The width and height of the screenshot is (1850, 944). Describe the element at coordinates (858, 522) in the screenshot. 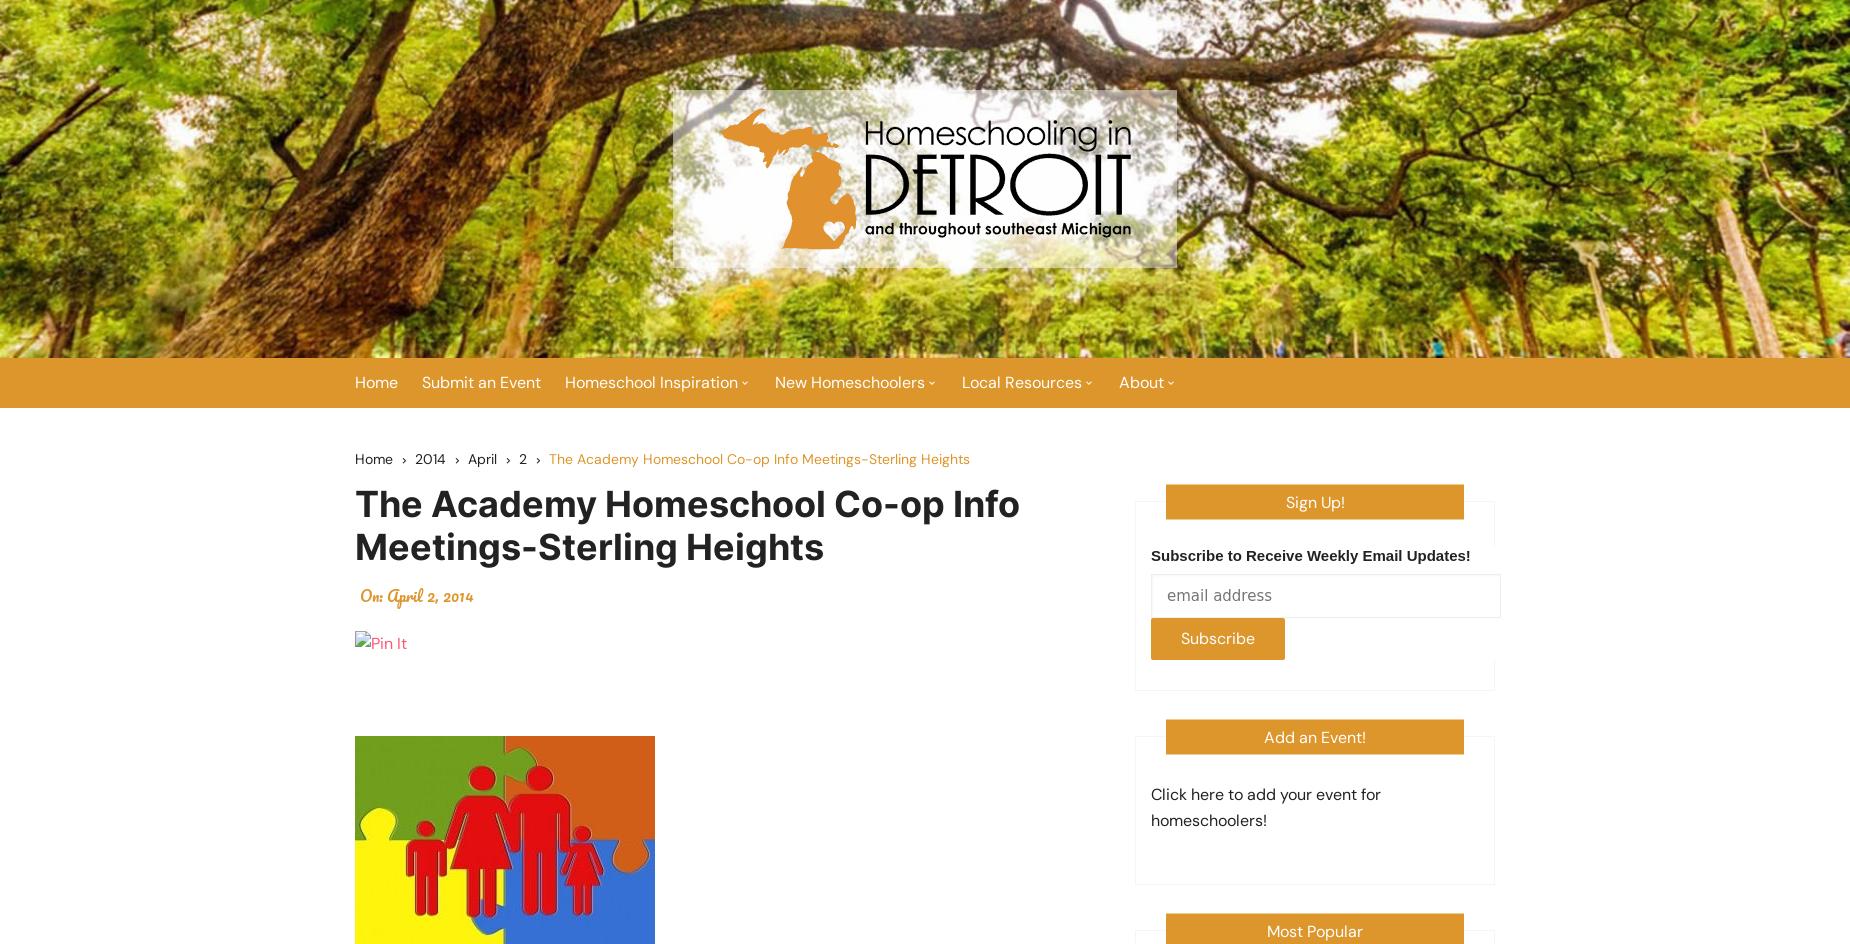

I see `'Curriculum & Helps'` at that location.